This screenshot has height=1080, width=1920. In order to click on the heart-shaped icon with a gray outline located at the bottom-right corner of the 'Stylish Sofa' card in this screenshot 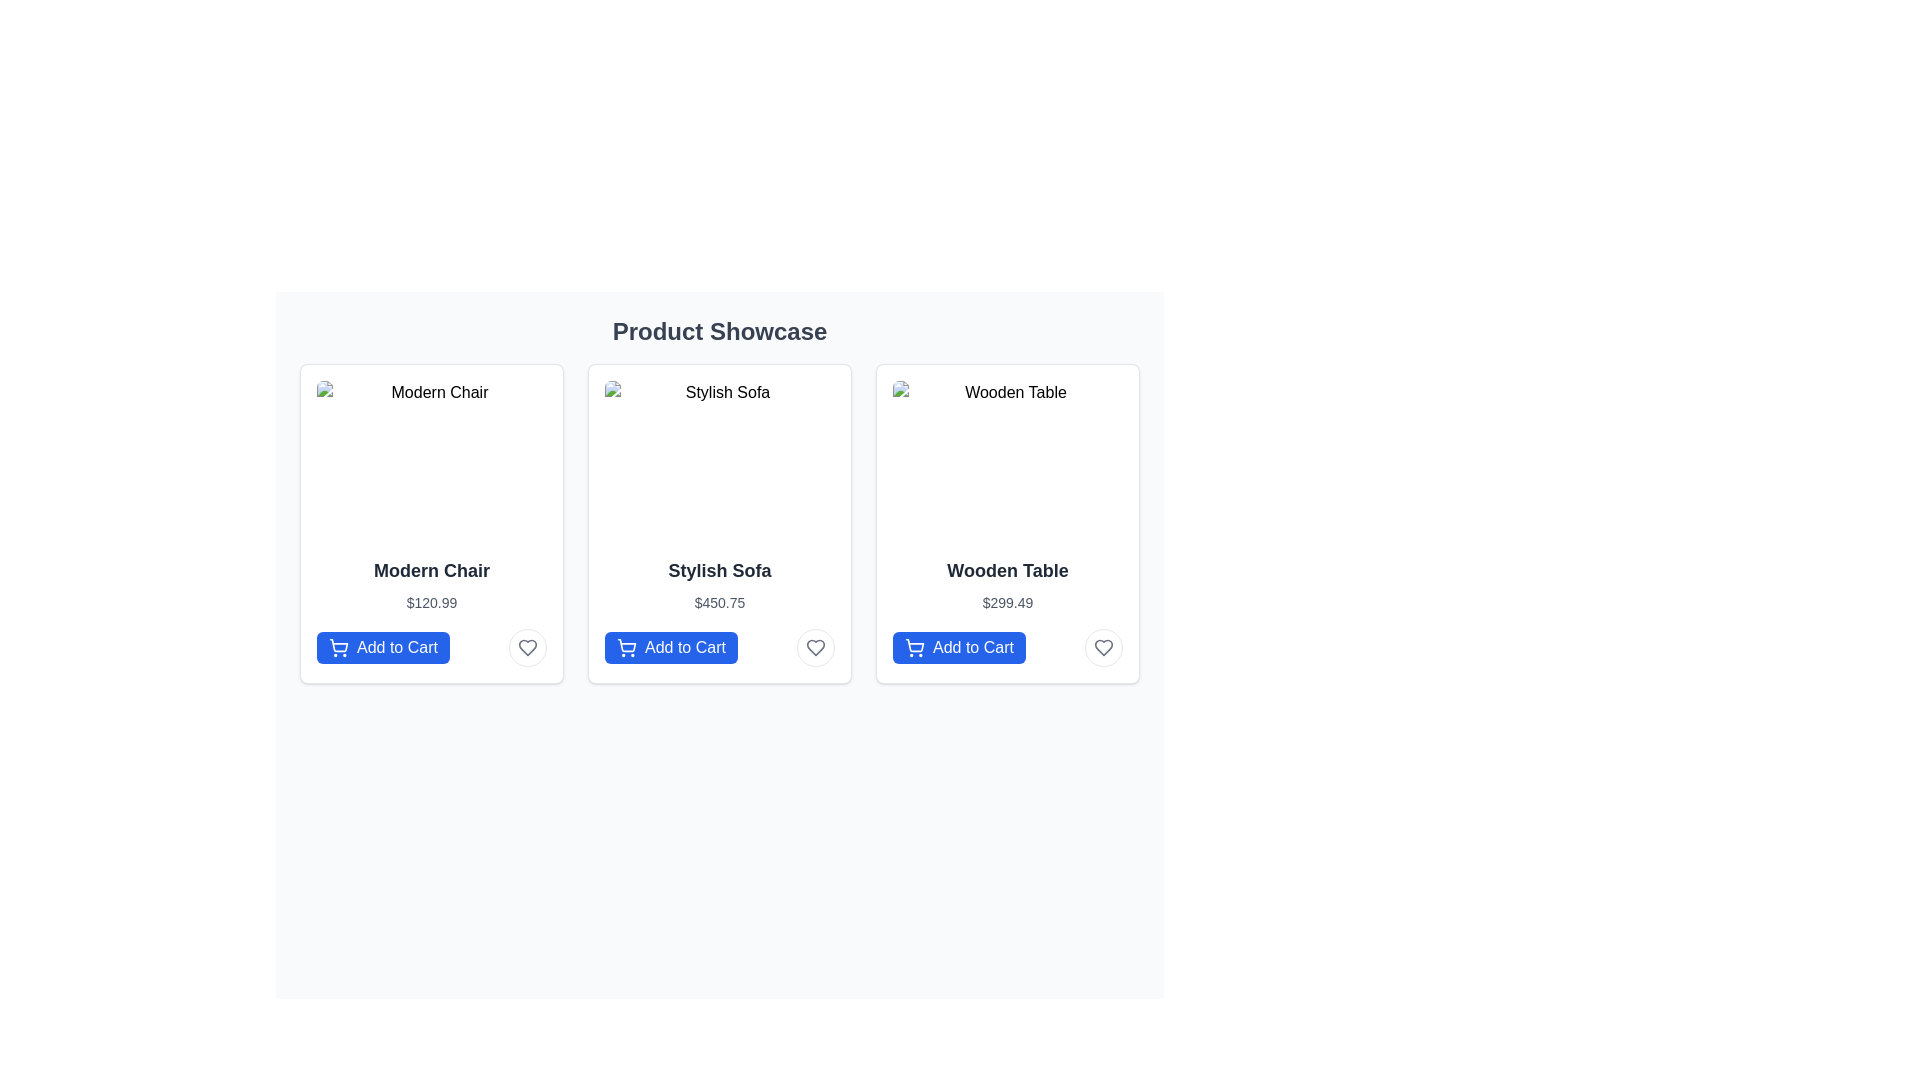, I will do `click(816, 648)`.